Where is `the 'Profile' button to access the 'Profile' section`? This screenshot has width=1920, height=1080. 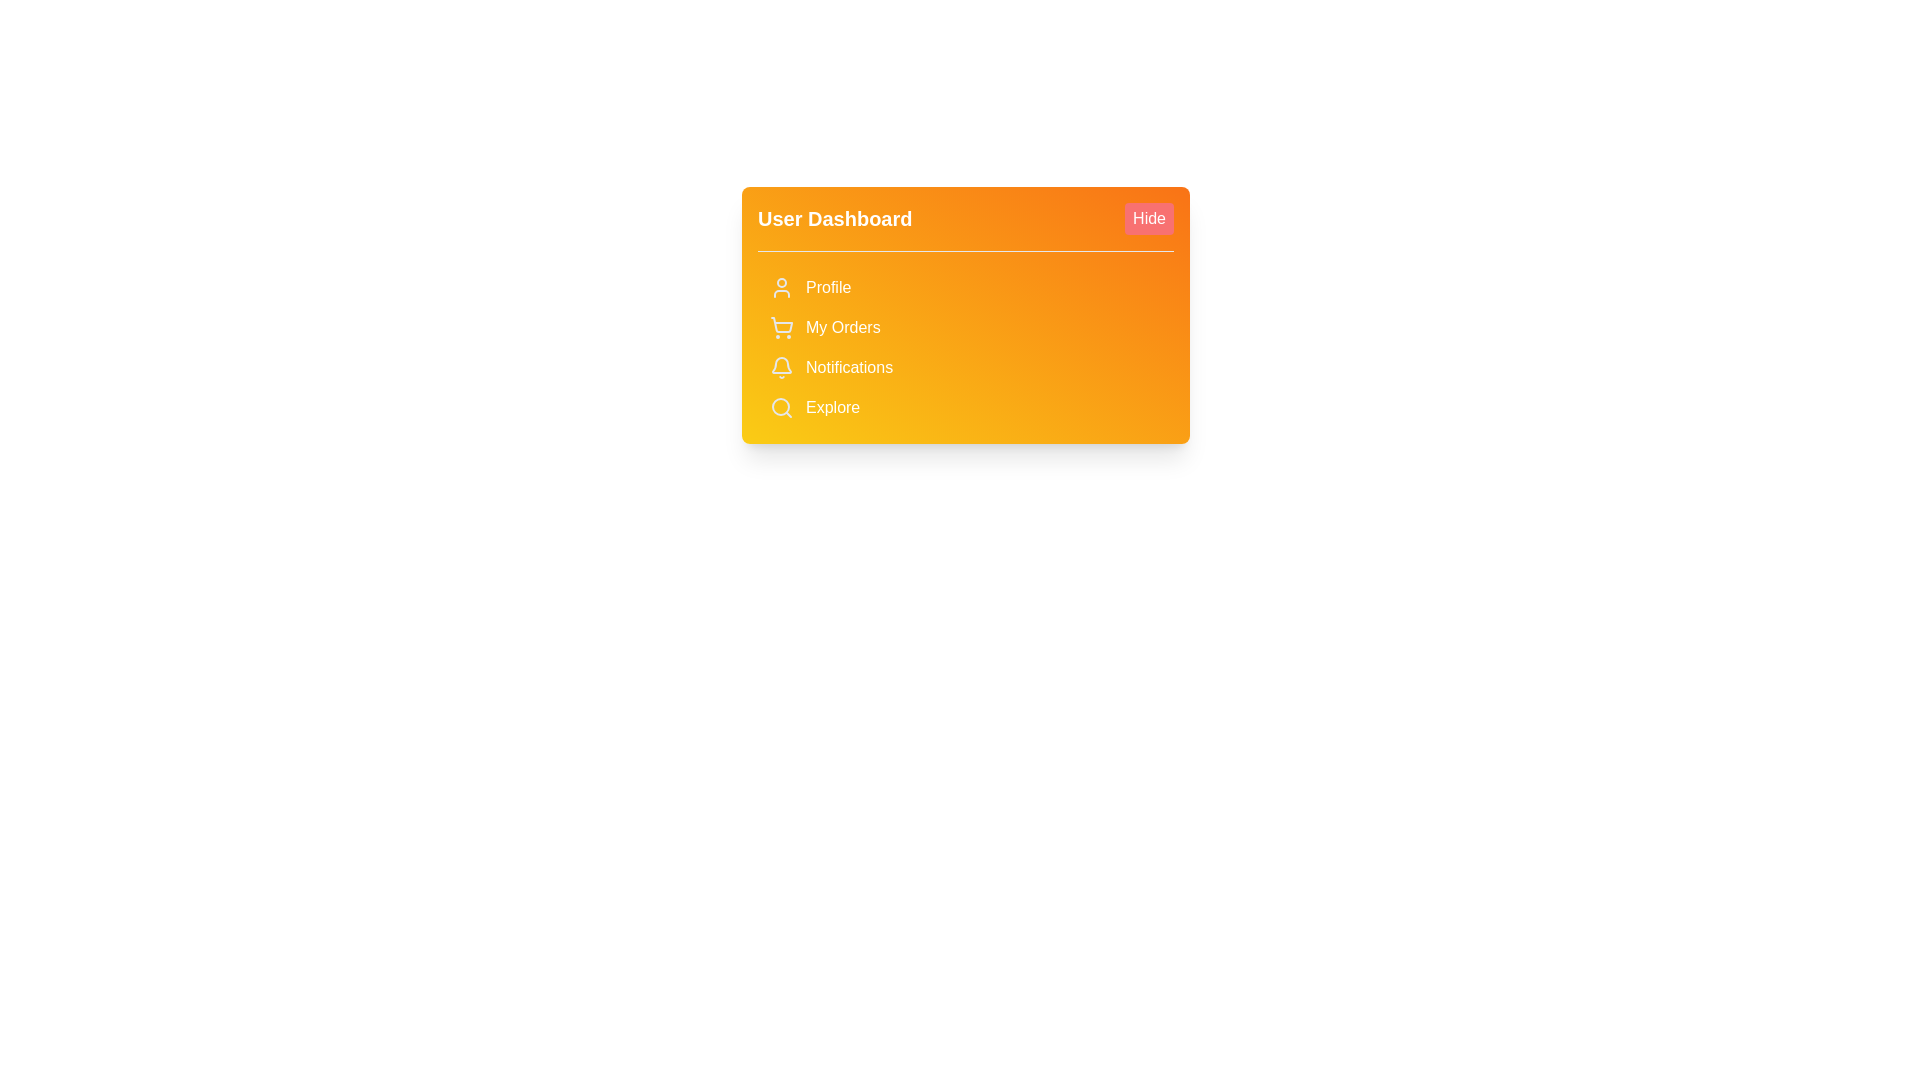 the 'Profile' button to access the 'Profile' section is located at coordinates (965, 288).